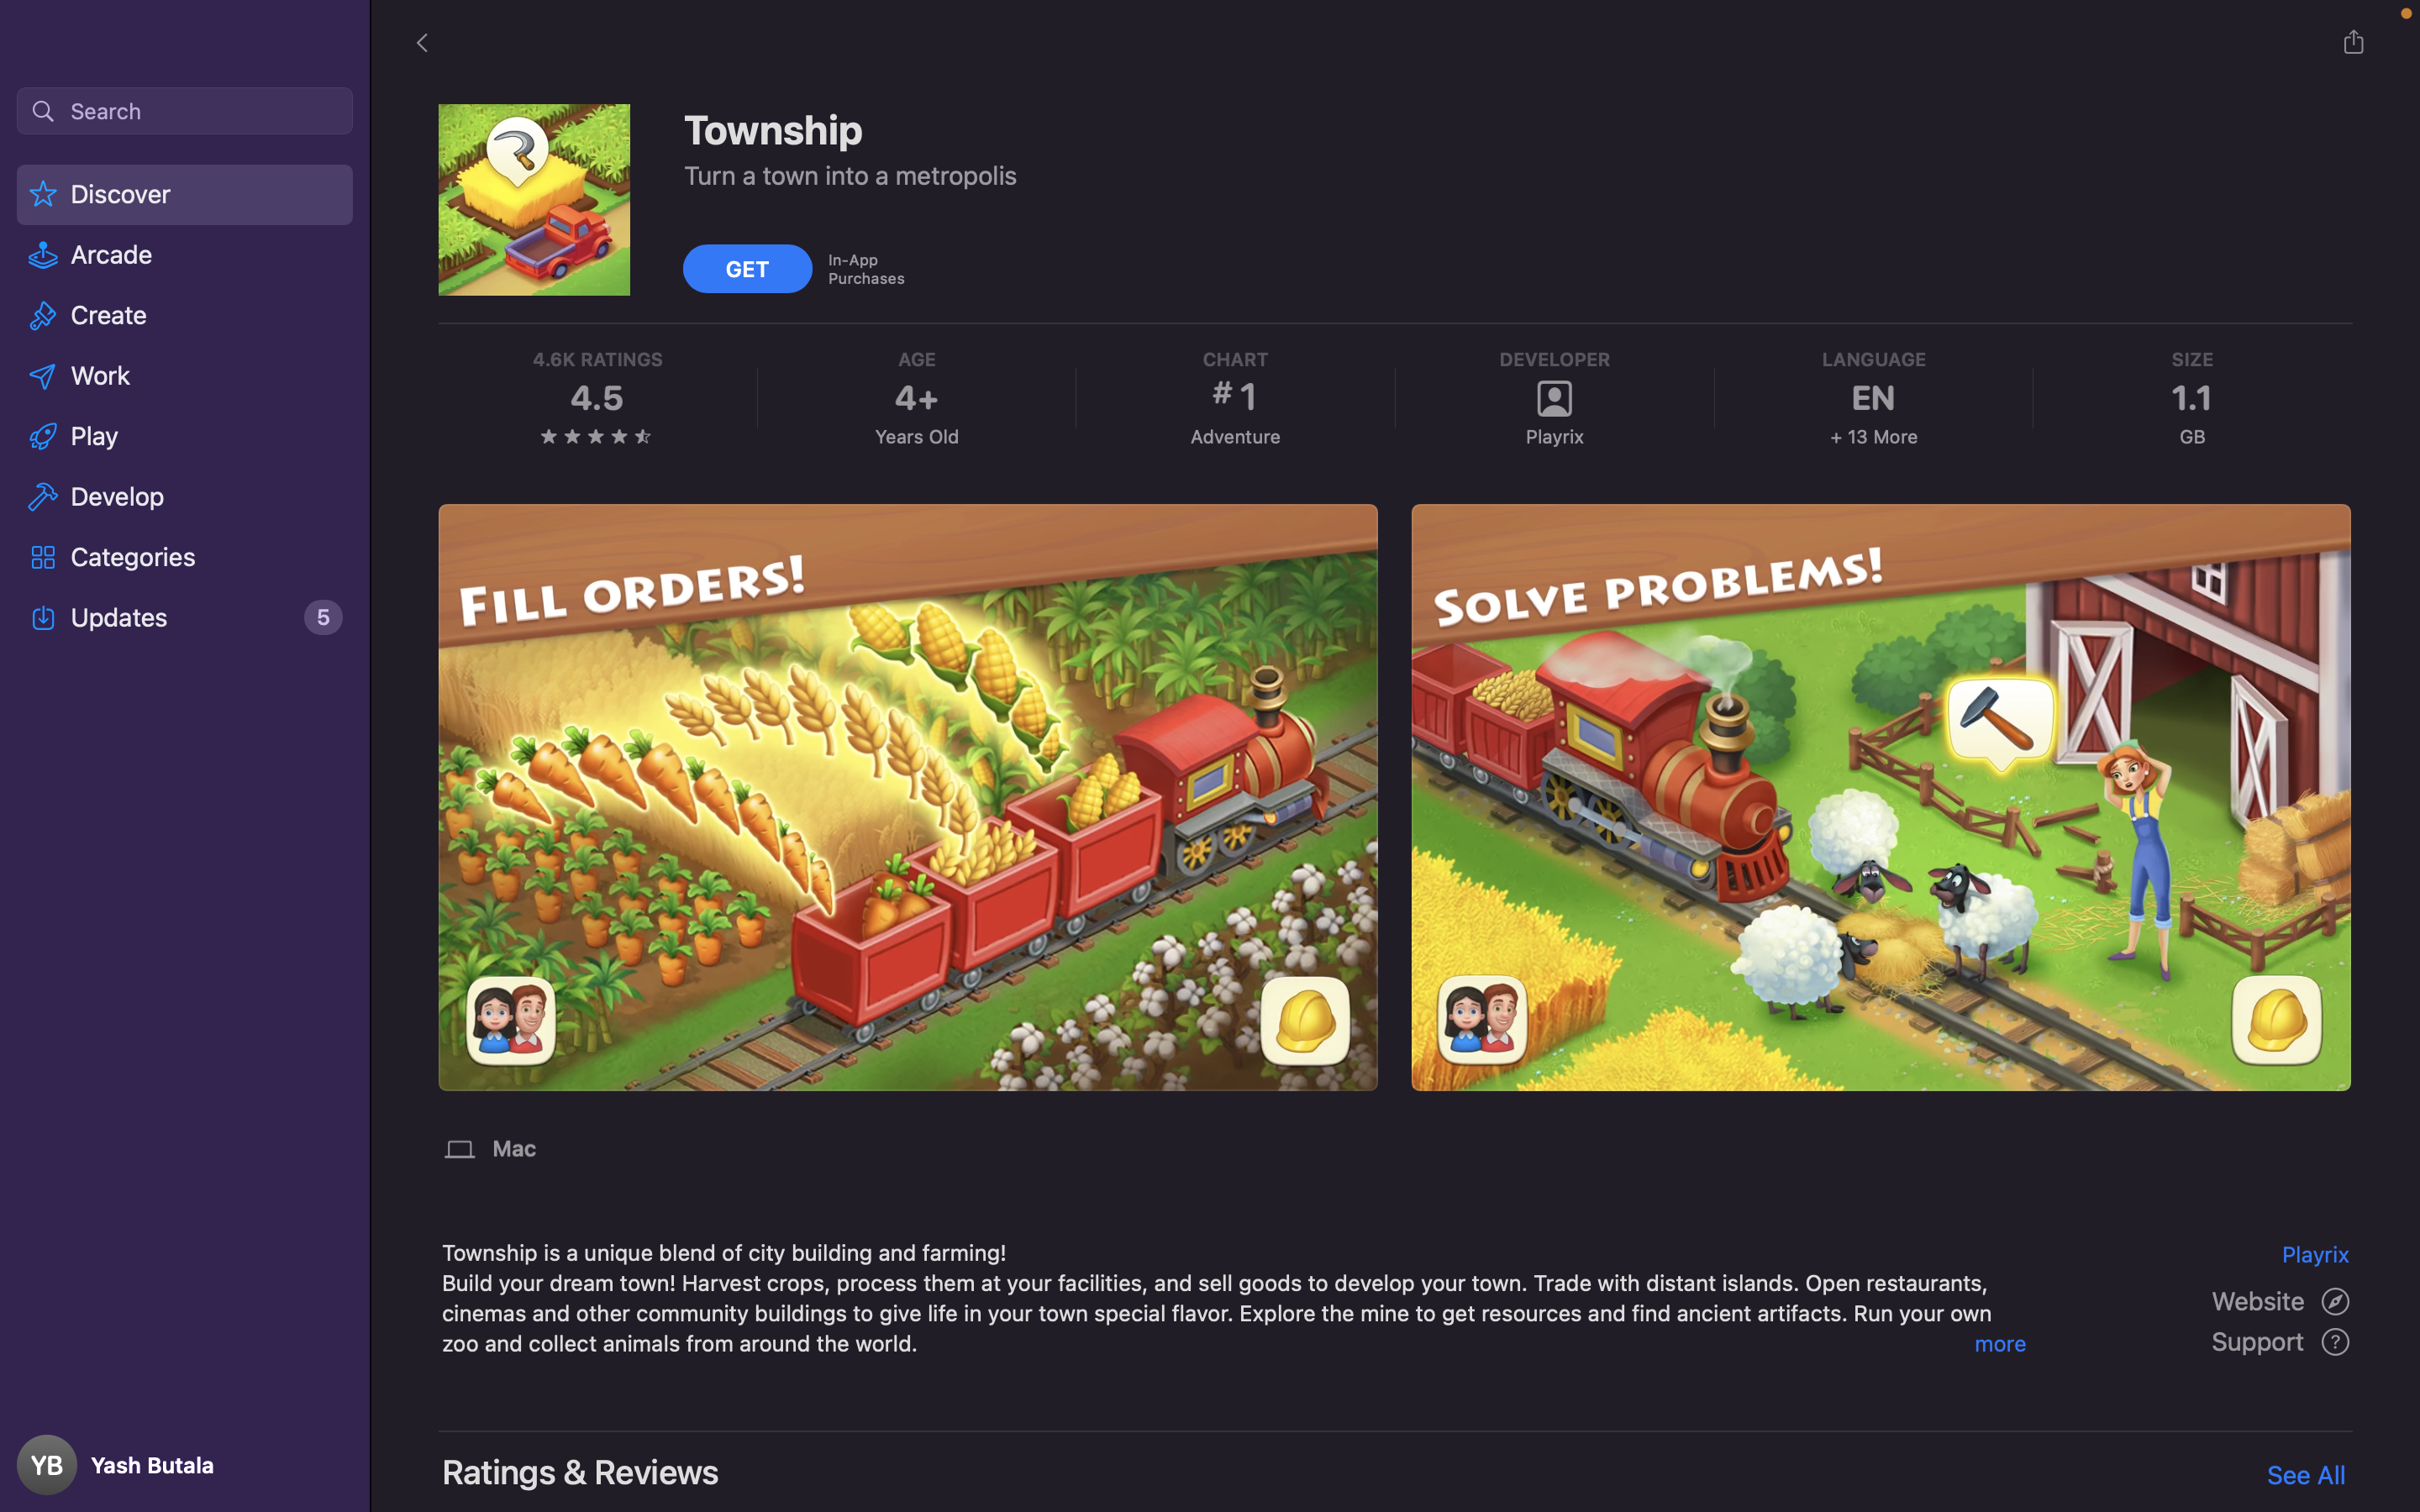  Describe the element at coordinates (2283, 1342) in the screenshot. I see `Move to the "Support" button and then click on "Contact Us" to send a message to customer service` at that location.